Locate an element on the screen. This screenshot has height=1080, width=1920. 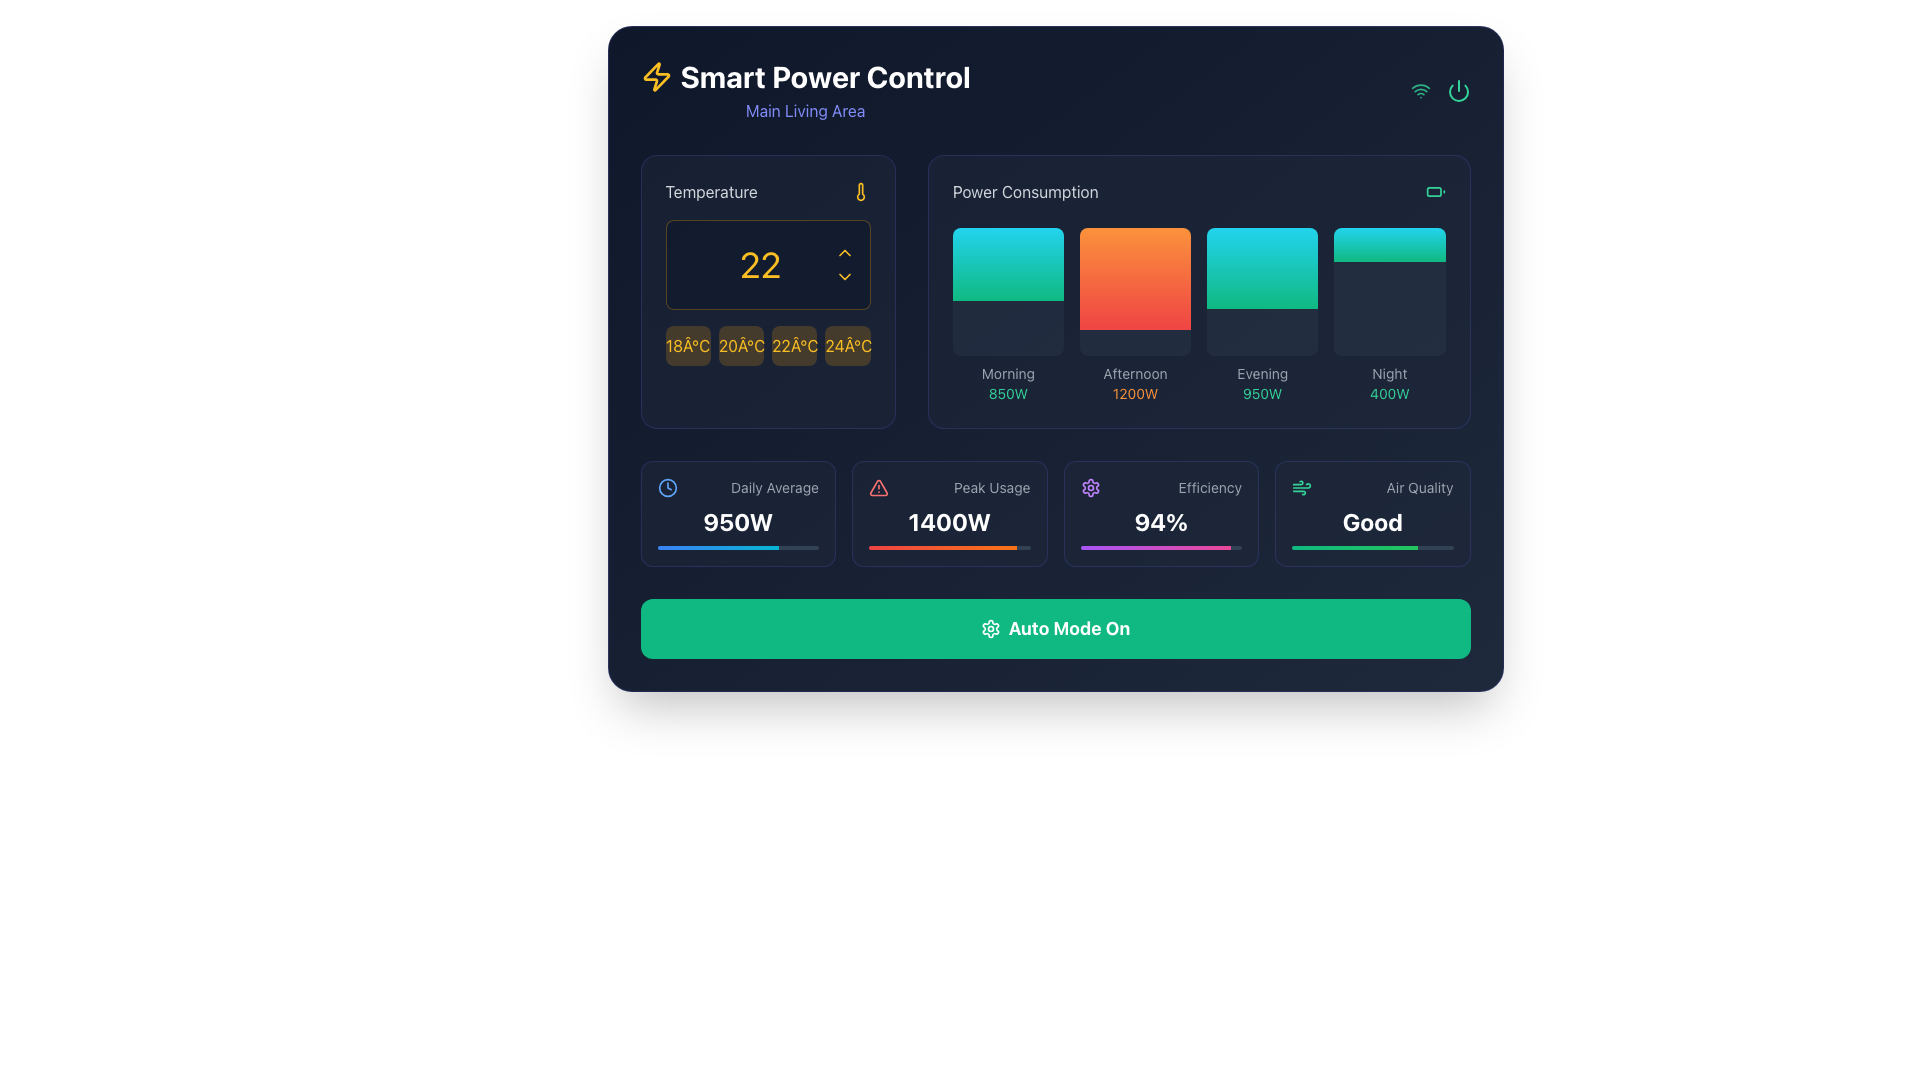
the circular vector graphic that forms the main boundary of the clock icon located in the 'Daily Average' panel at the bottom row of the dashboard is located at coordinates (667, 488).